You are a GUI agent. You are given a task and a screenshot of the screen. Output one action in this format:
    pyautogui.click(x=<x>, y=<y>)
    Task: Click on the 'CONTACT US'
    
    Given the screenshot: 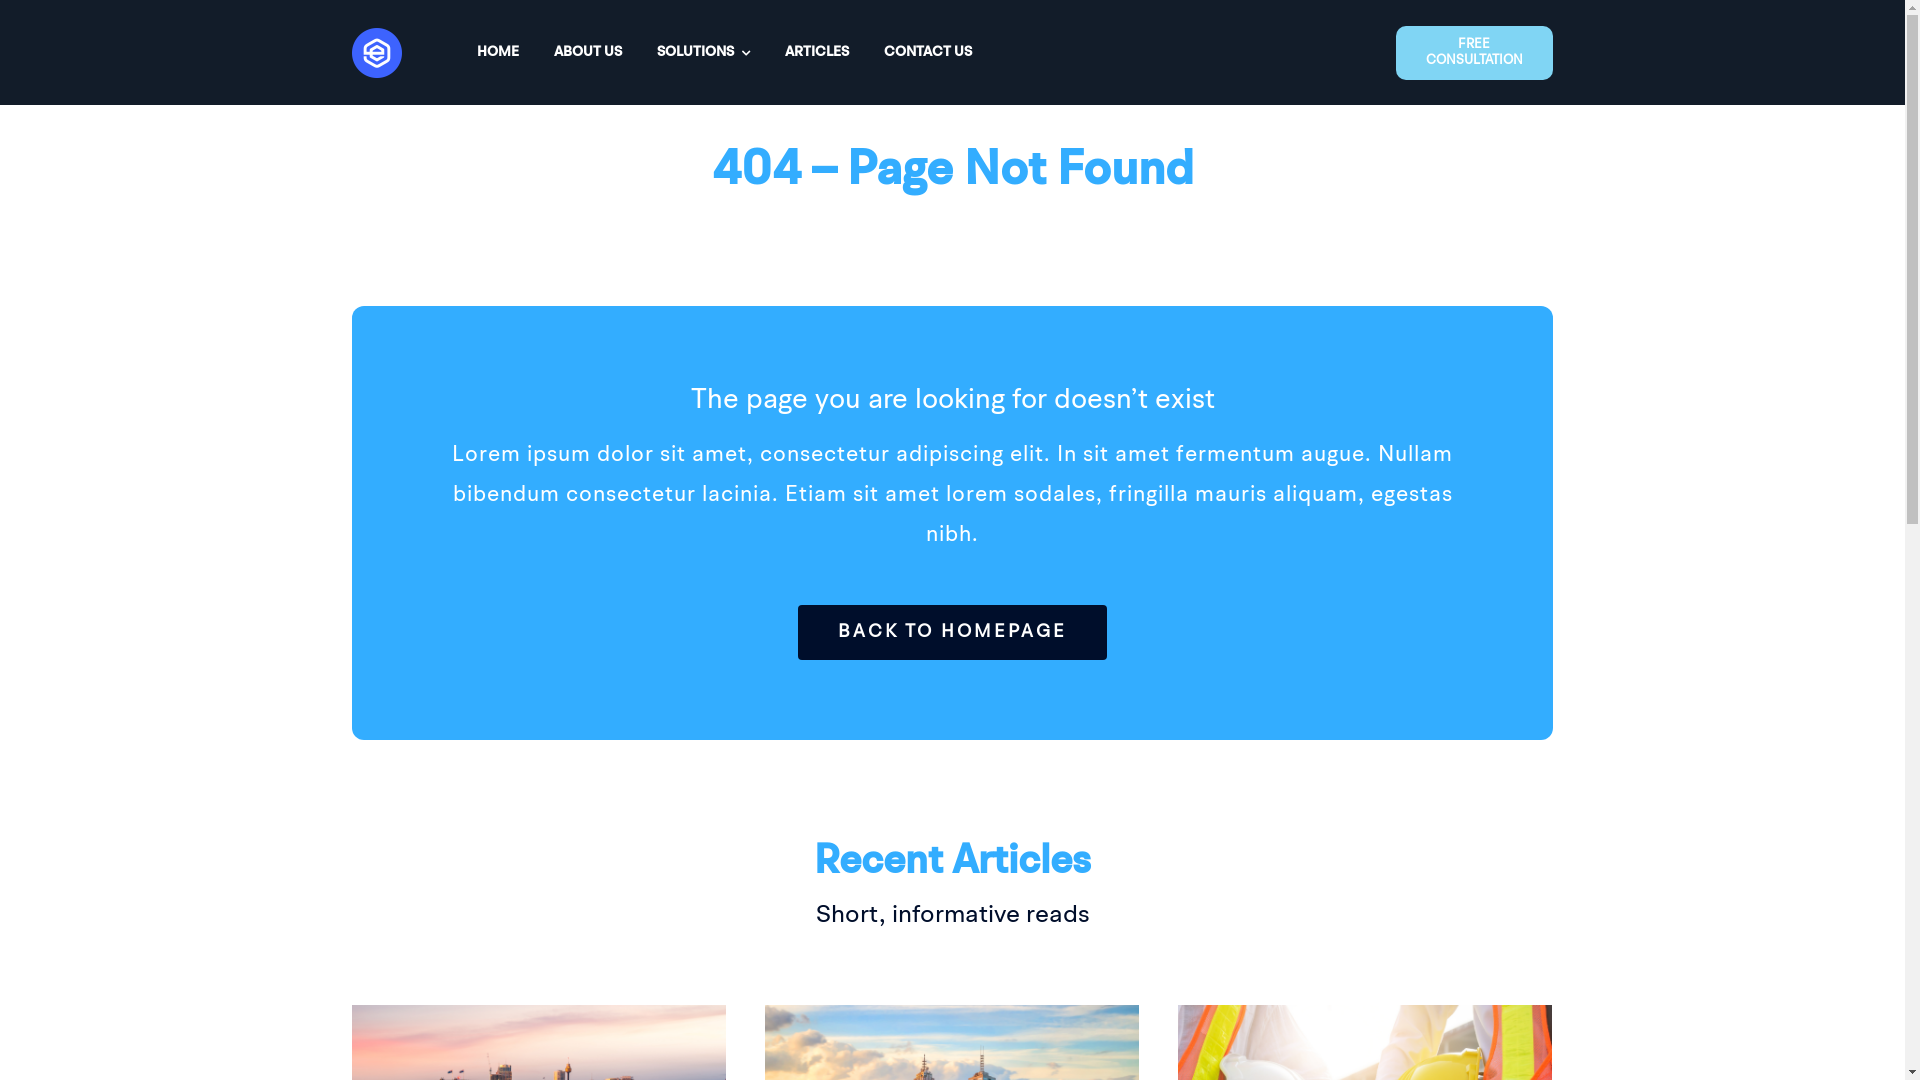 What is the action you would take?
    pyautogui.click(x=926, y=51)
    